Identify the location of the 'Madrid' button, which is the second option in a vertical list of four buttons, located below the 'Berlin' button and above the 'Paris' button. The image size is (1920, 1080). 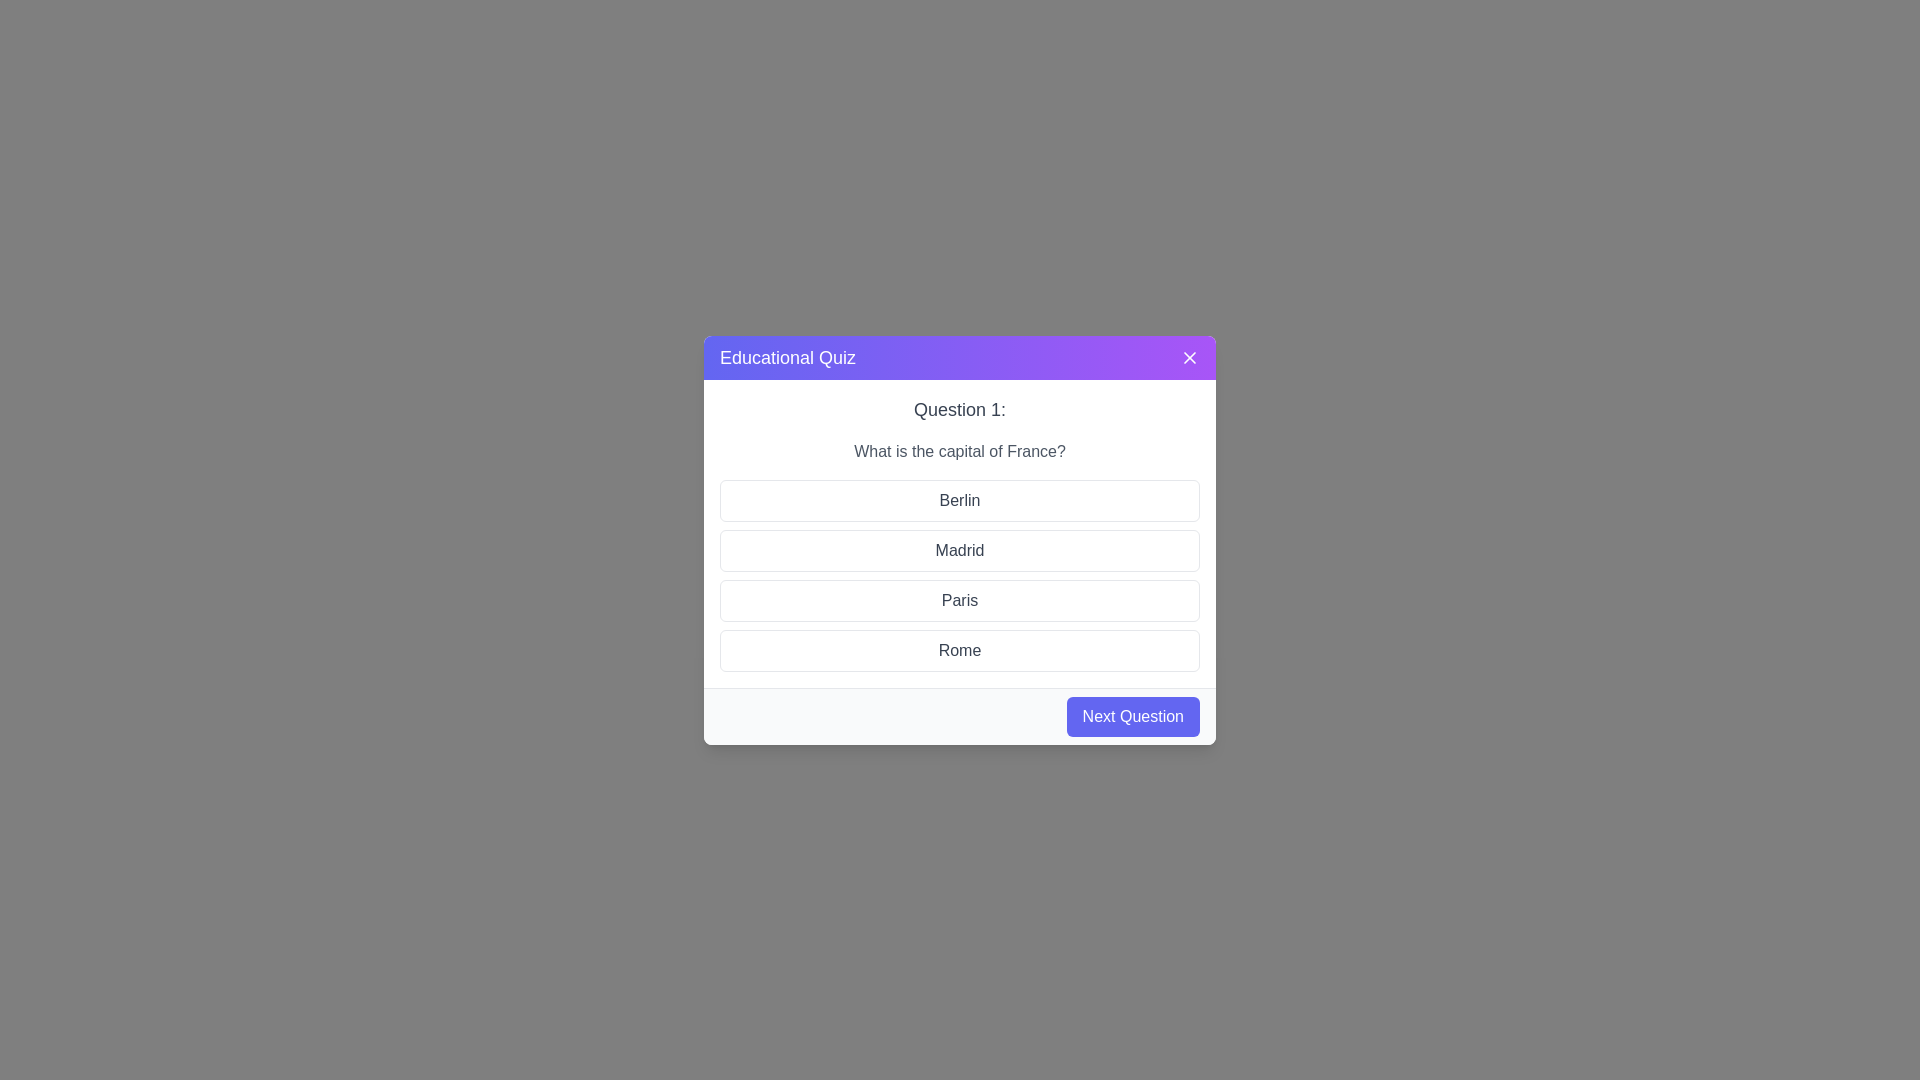
(960, 540).